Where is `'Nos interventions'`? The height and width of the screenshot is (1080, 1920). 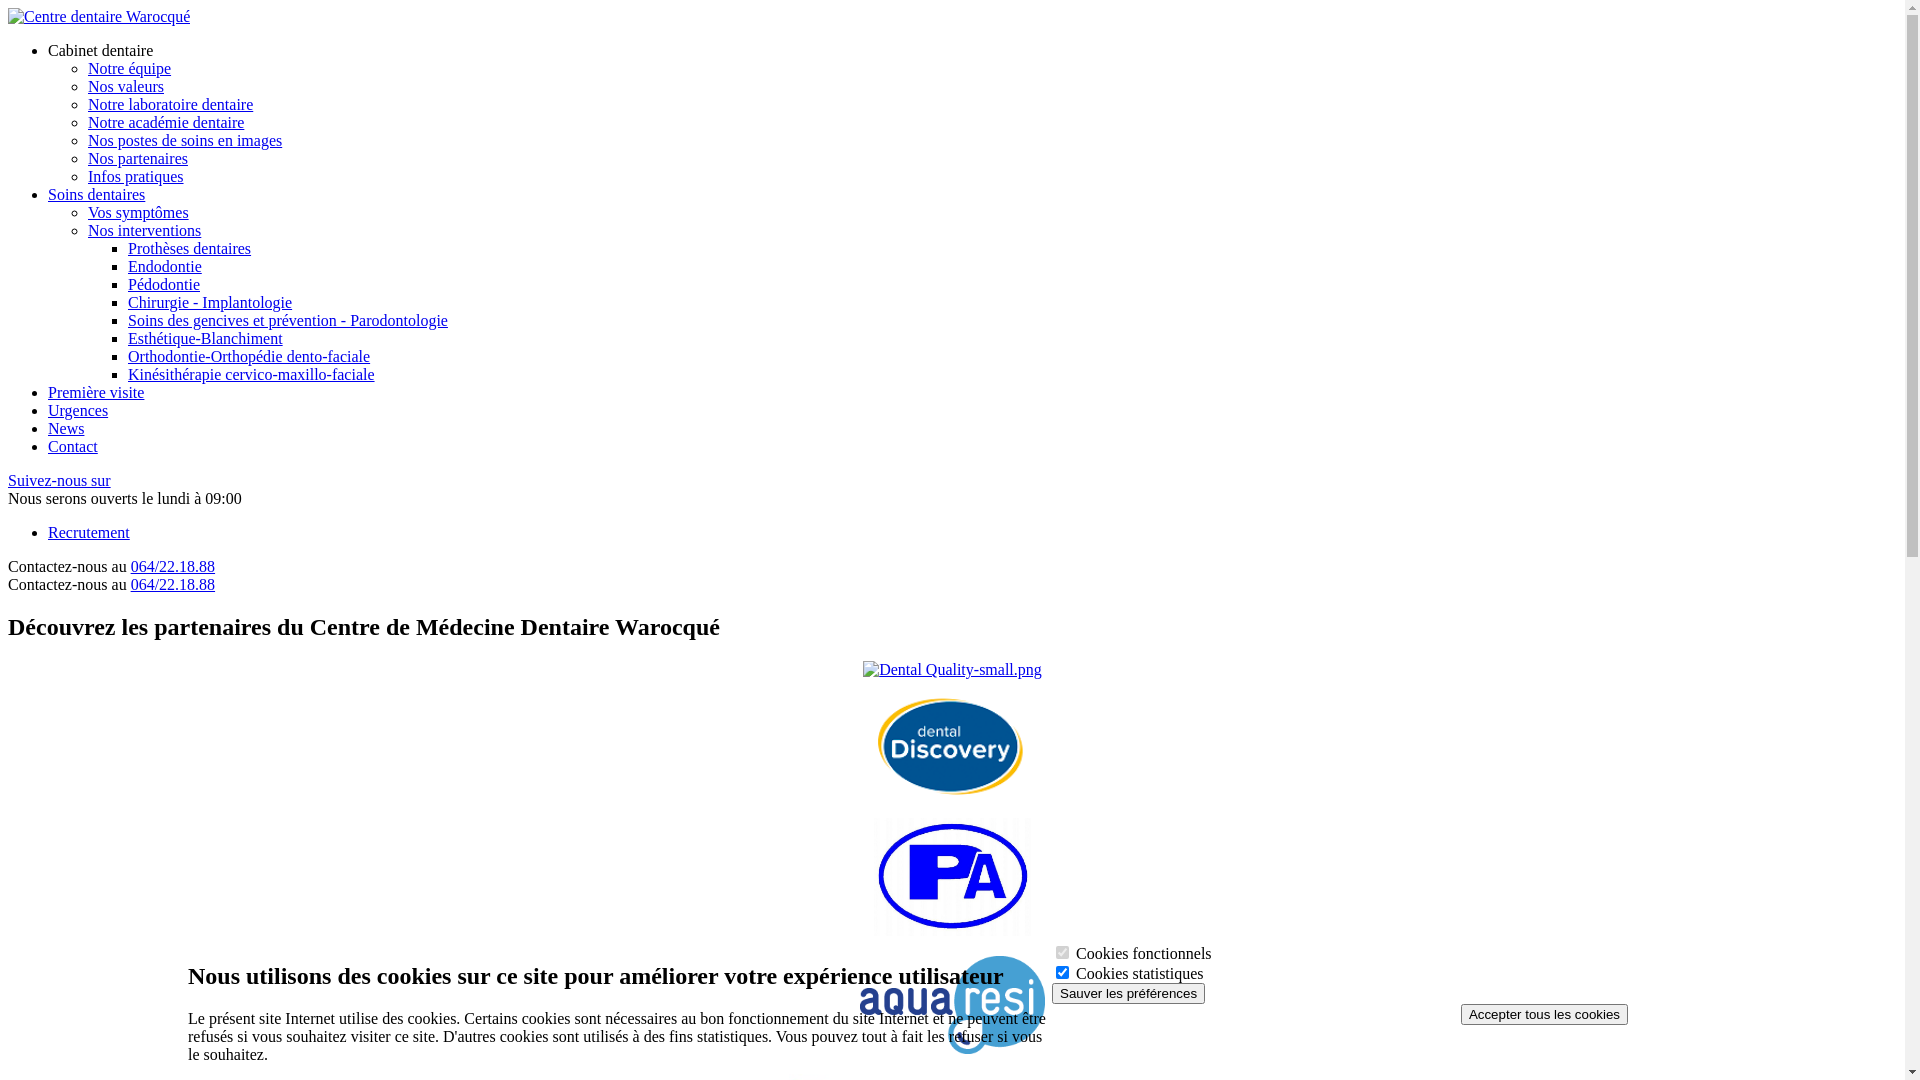
'Nos interventions' is located at coordinates (86, 229).